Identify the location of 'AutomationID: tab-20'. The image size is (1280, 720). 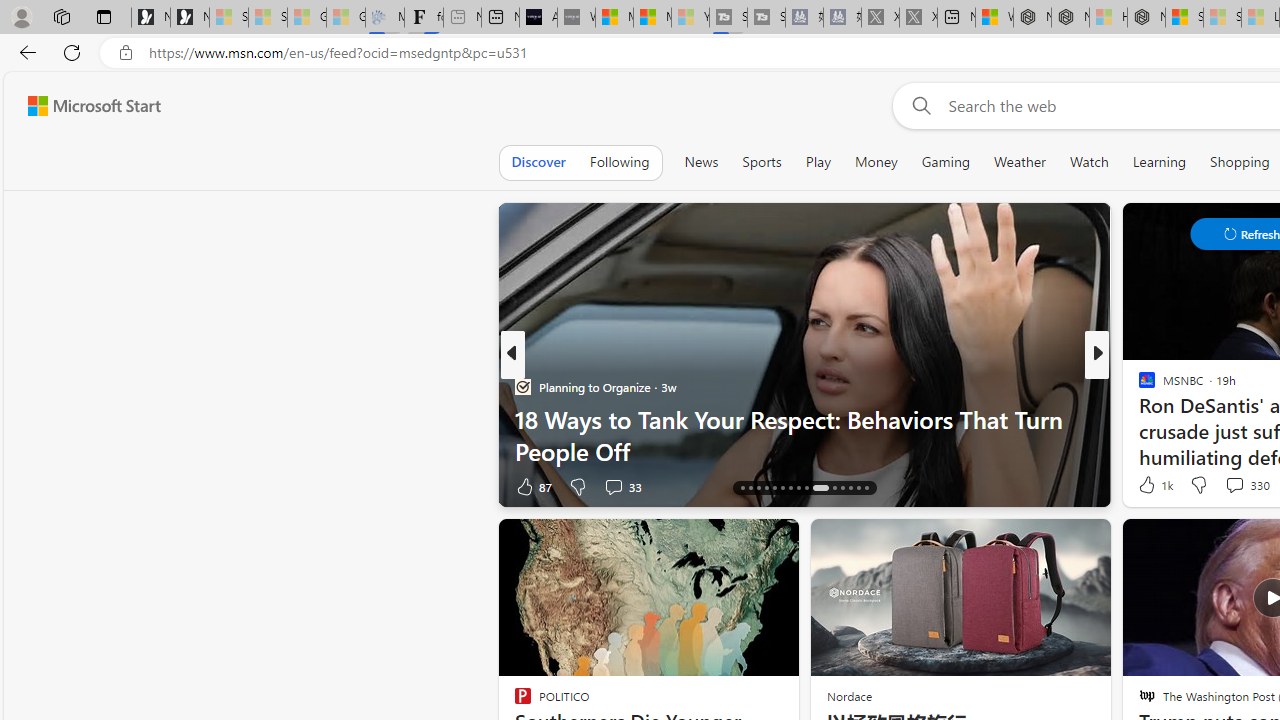
(774, 488).